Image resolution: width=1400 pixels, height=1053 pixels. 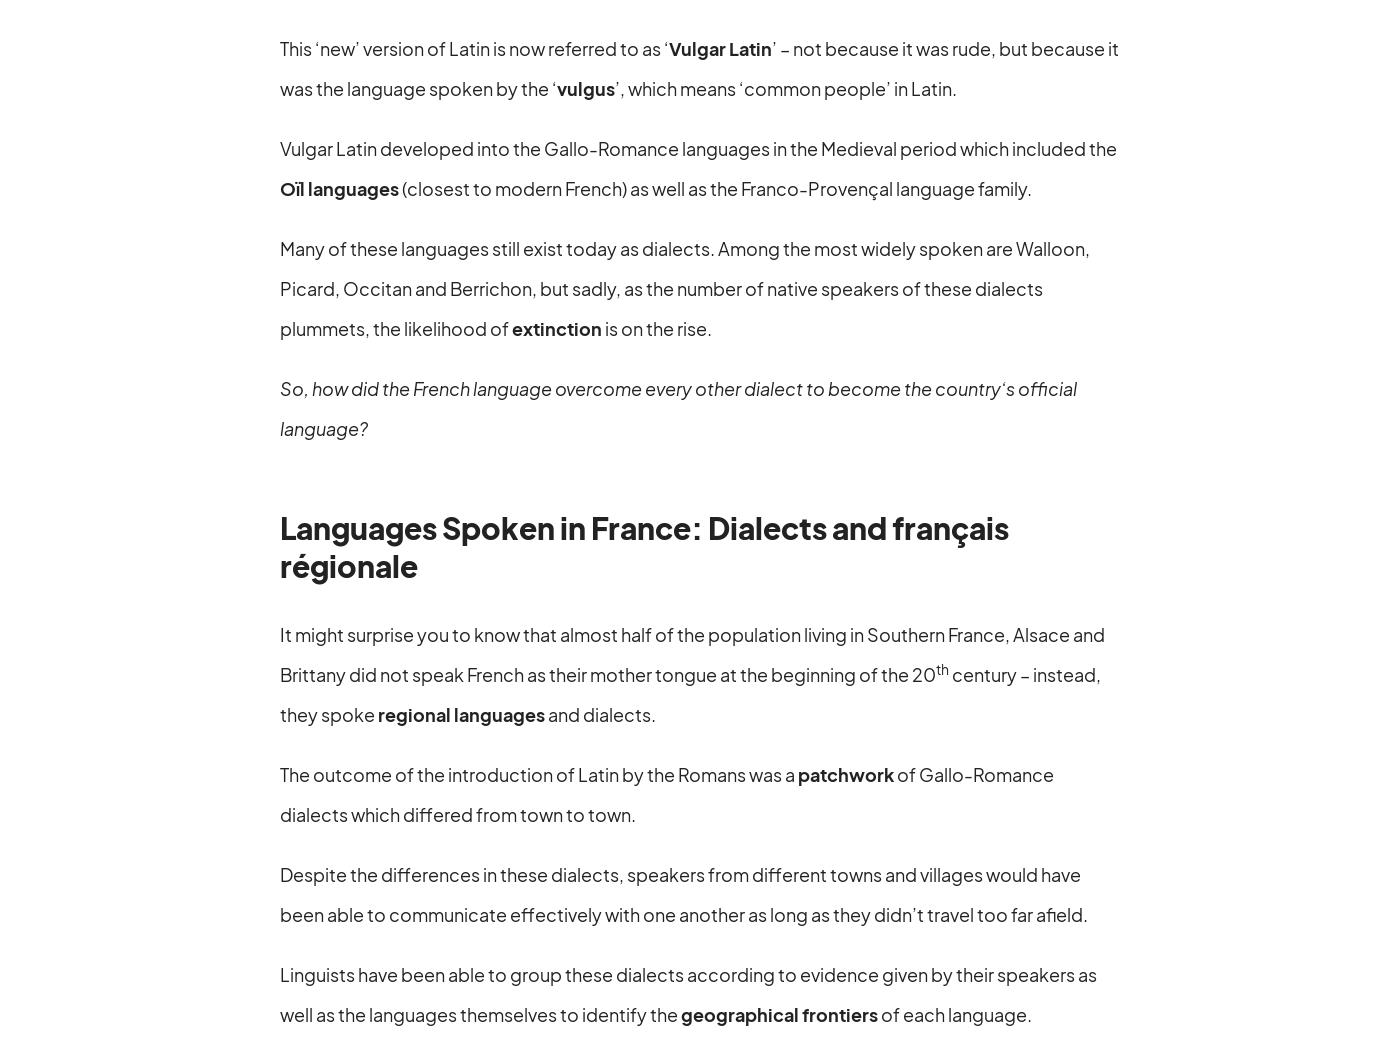 What do you see at coordinates (692, 652) in the screenshot?
I see `'It might surprise you to know that almost half of the population living in Southern France, Alsace and Brittany did not speak French as their mother tongue at the beginning of the 20'` at bounding box center [692, 652].